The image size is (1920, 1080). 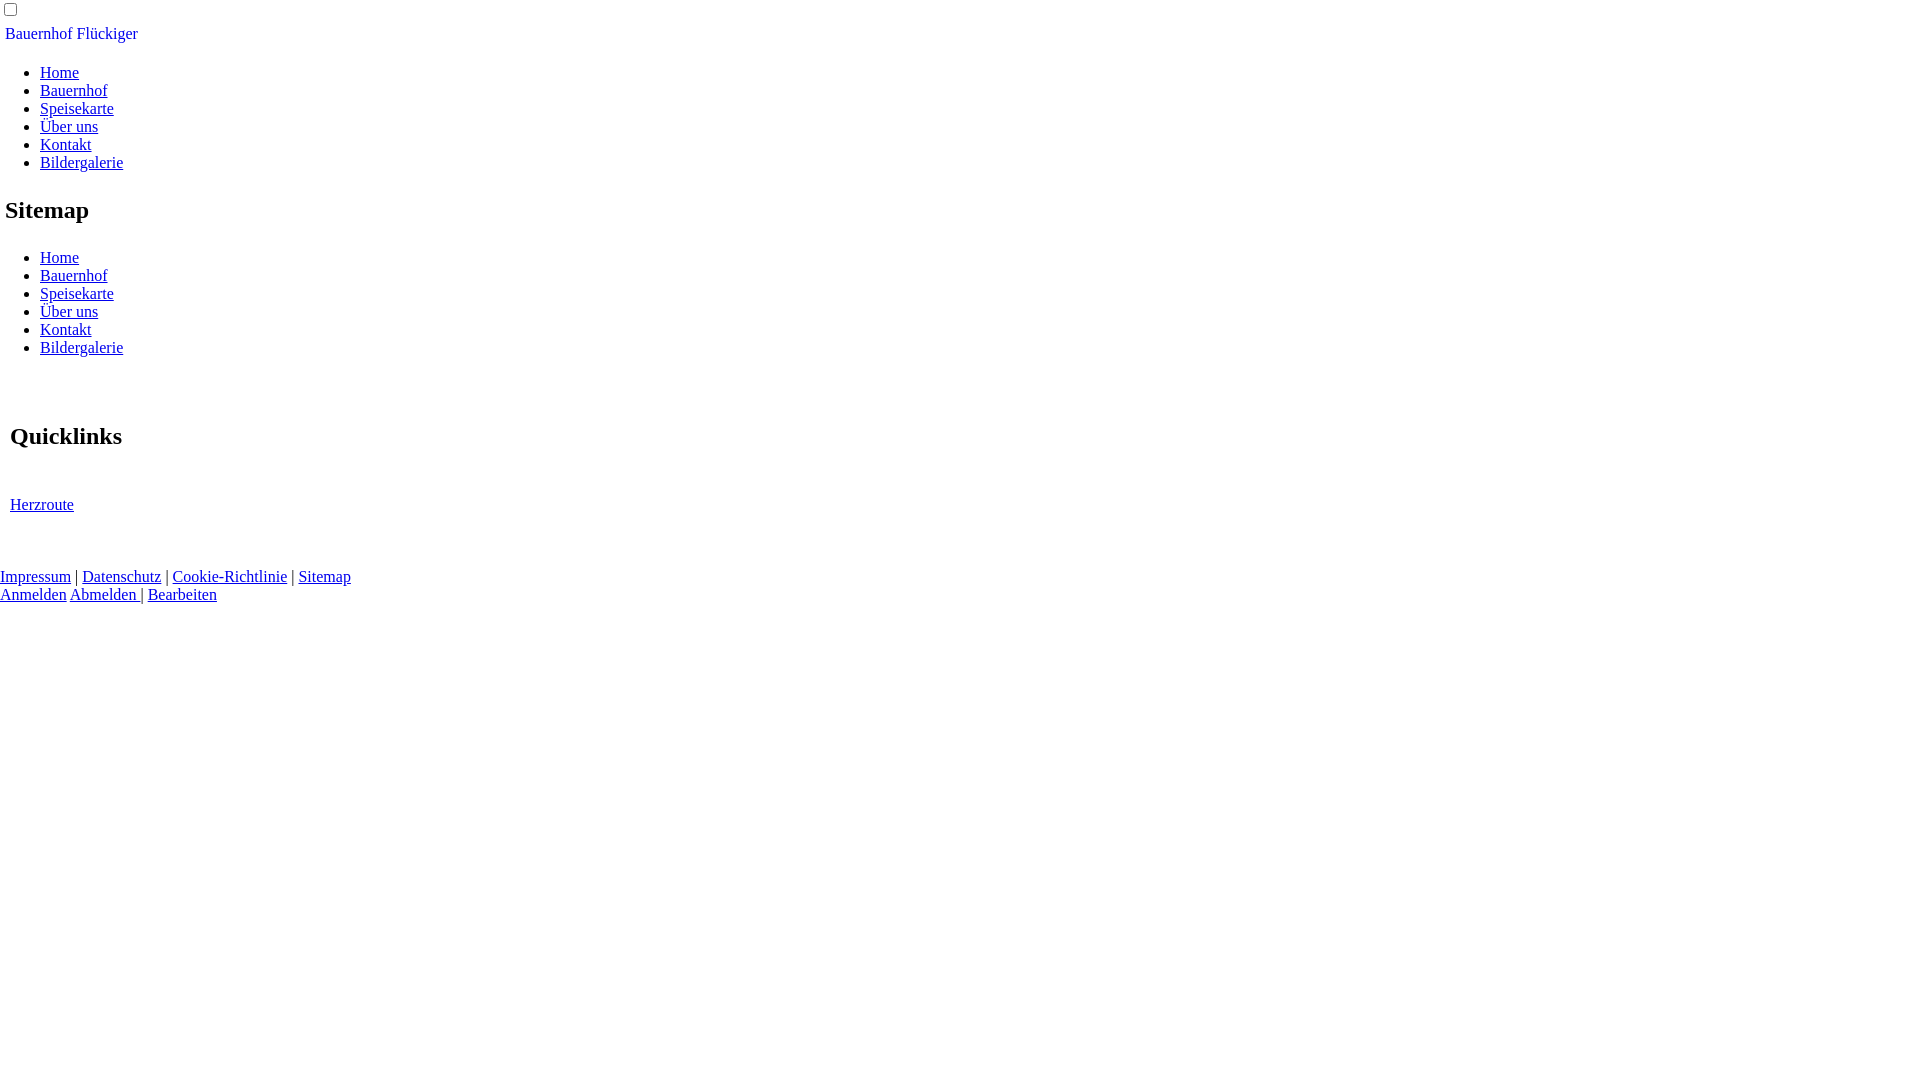 What do you see at coordinates (59, 256) in the screenshot?
I see `'Home'` at bounding box center [59, 256].